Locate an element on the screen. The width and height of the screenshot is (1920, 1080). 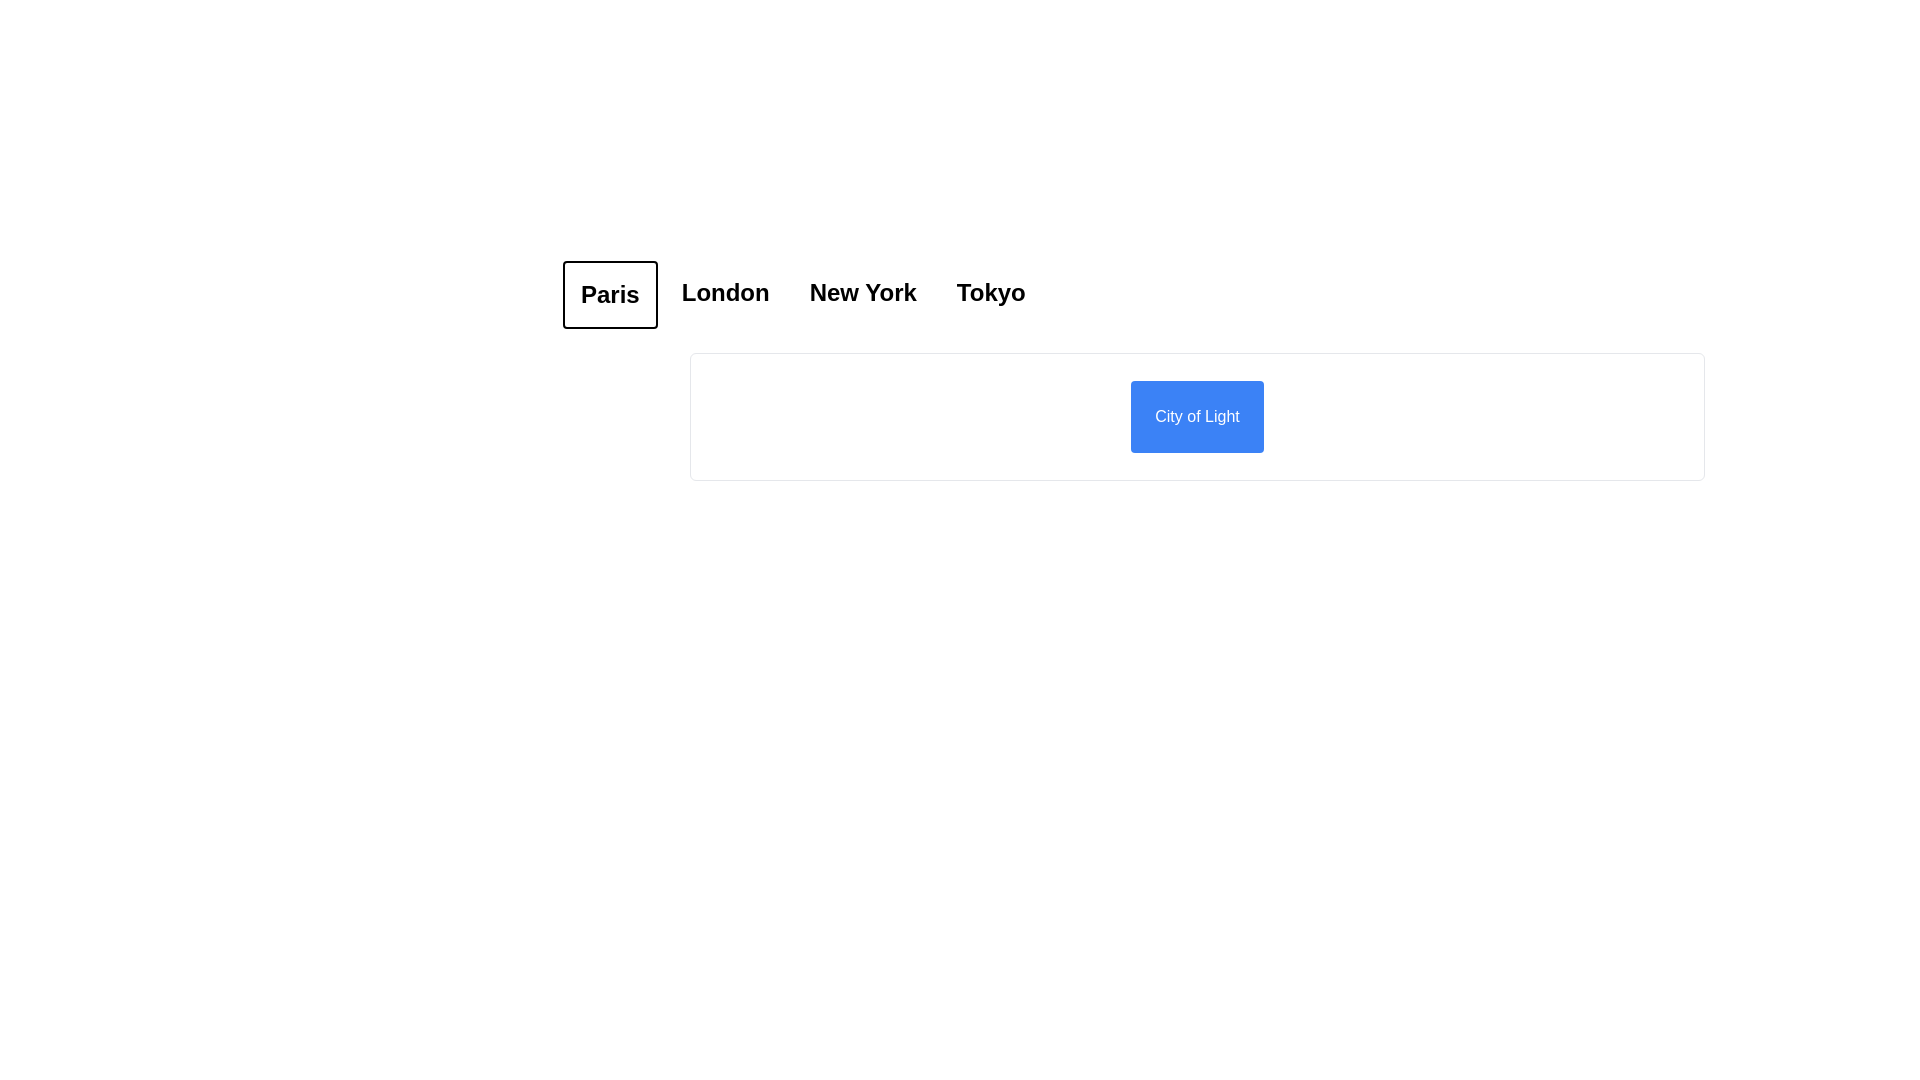
the text label displaying the city name 'Tokyo', which is the last item in a horizontally aligned list of city names is located at coordinates (991, 293).